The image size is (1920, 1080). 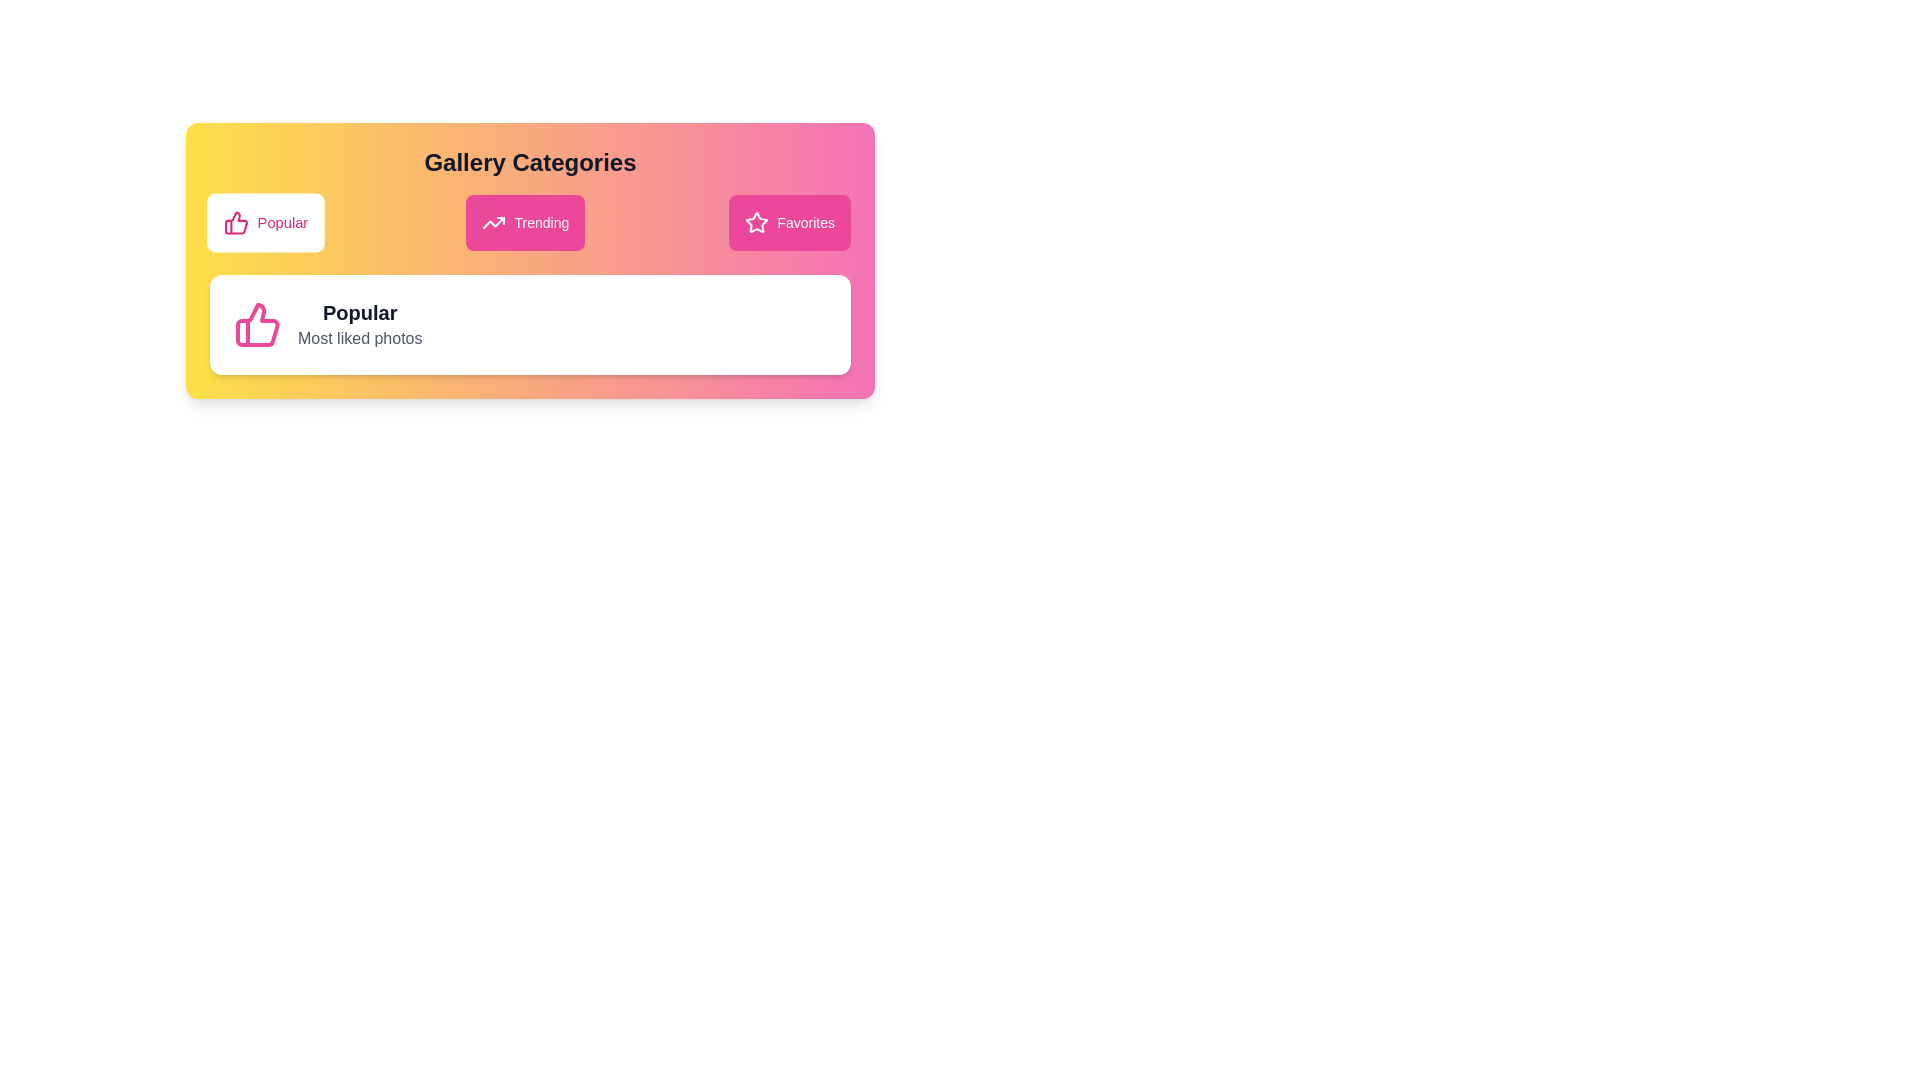 I want to click on the upward-trending arrow icon within the 'Trending' button, so click(x=494, y=223).